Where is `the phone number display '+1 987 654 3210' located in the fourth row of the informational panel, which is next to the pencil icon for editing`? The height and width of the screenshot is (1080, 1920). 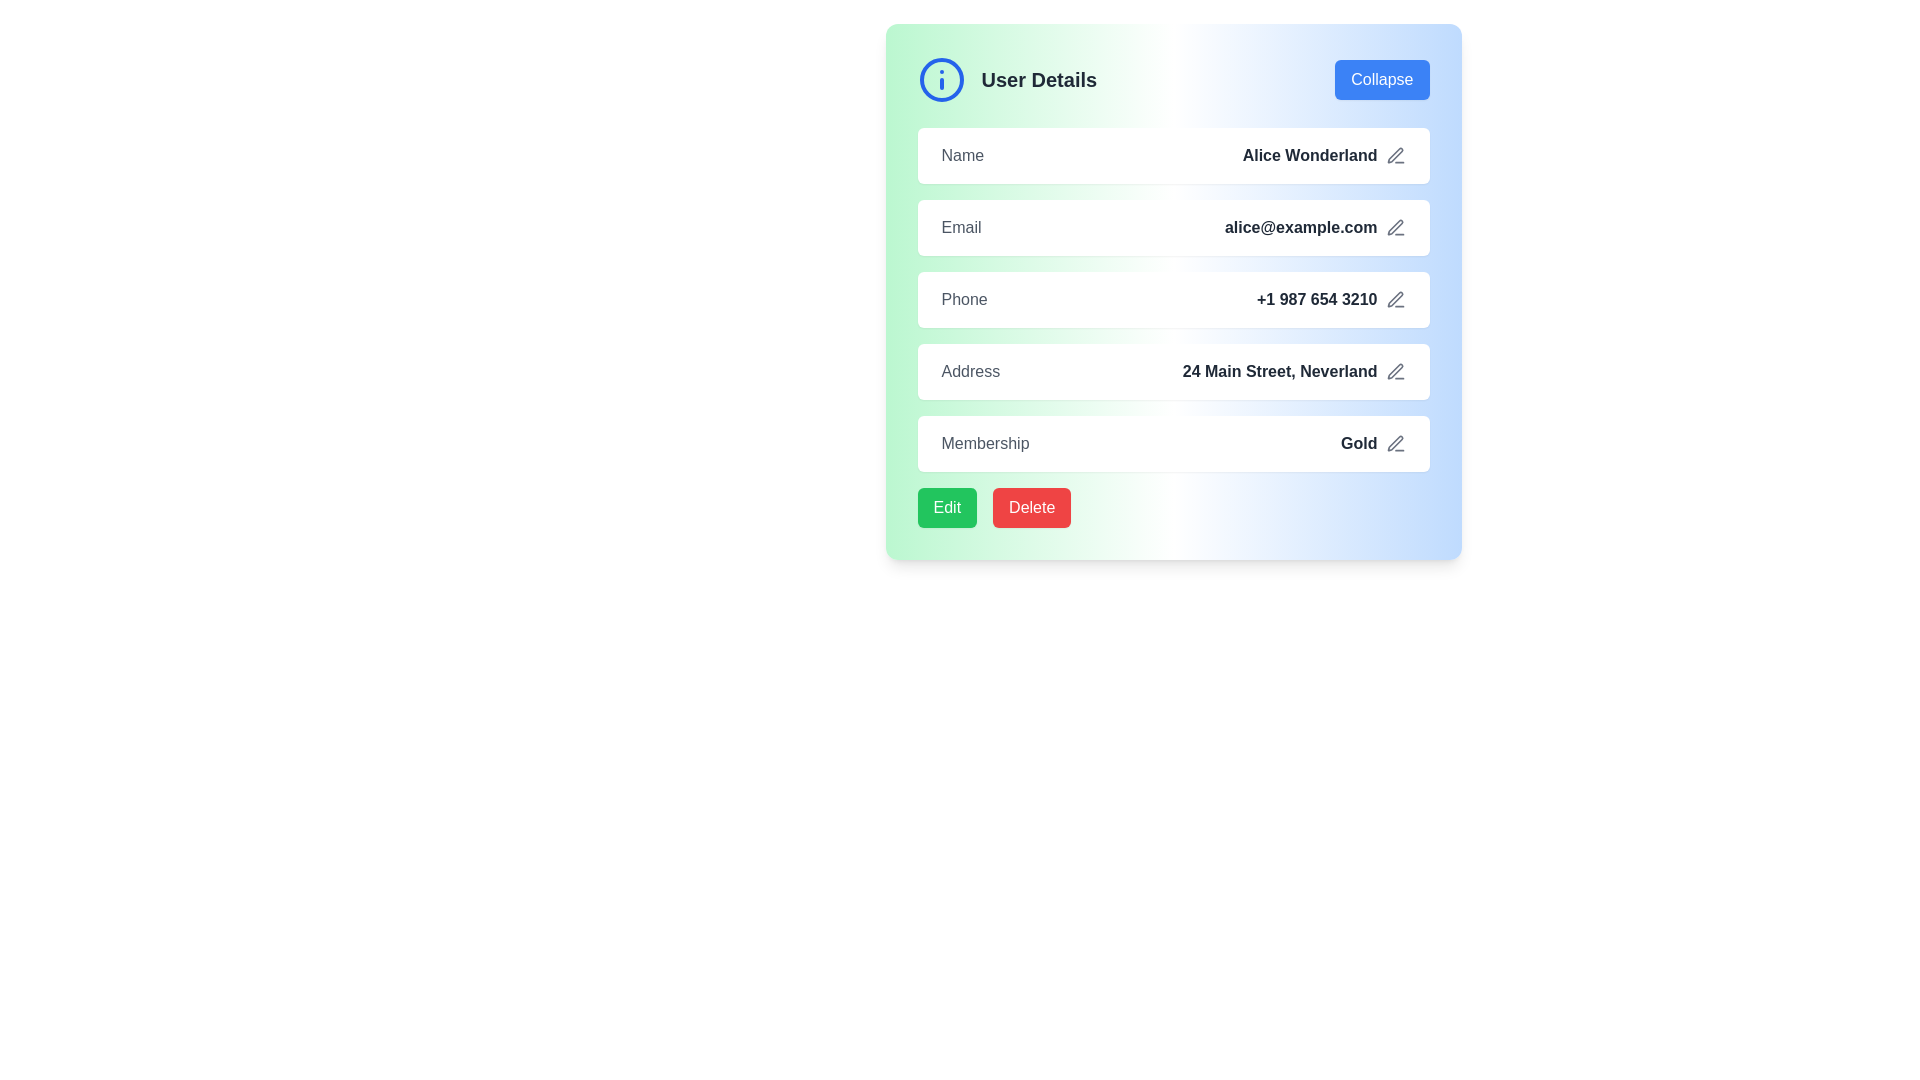 the phone number display '+1 987 654 3210' located in the fourth row of the informational panel, which is next to the pencil icon for editing is located at coordinates (1331, 300).